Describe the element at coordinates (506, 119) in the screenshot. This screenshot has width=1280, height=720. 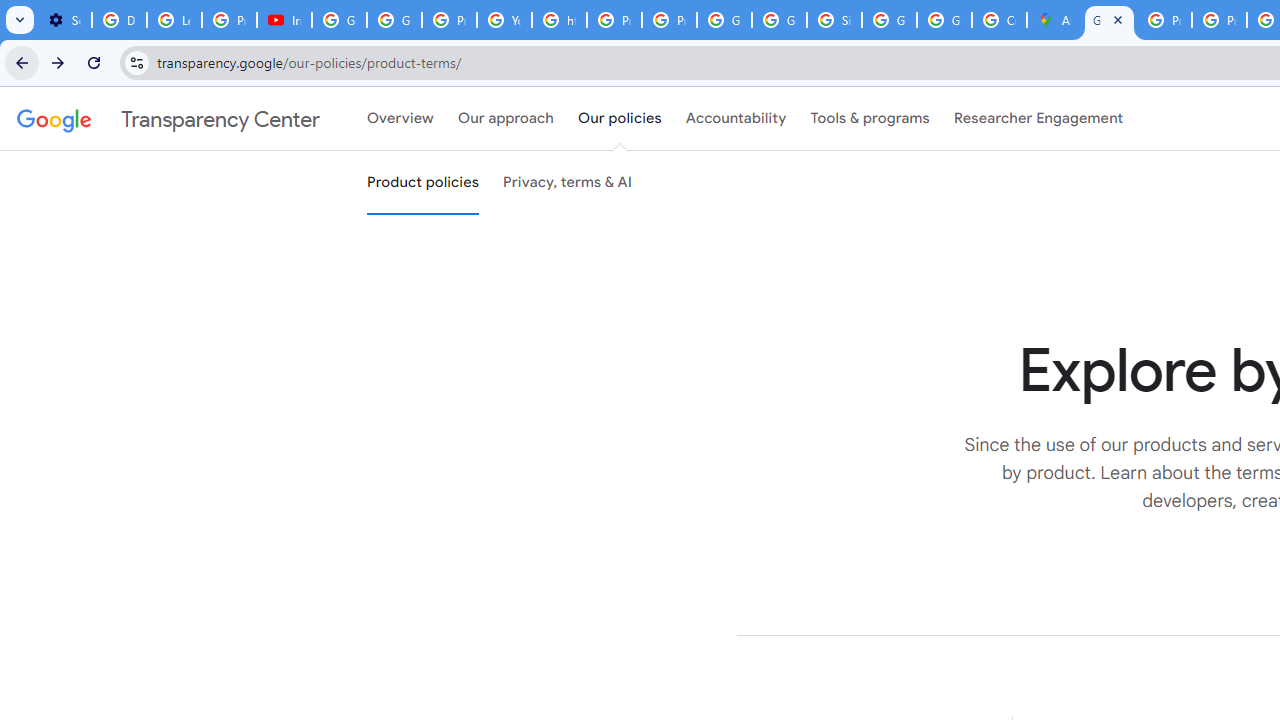
I see `'Our approach'` at that location.